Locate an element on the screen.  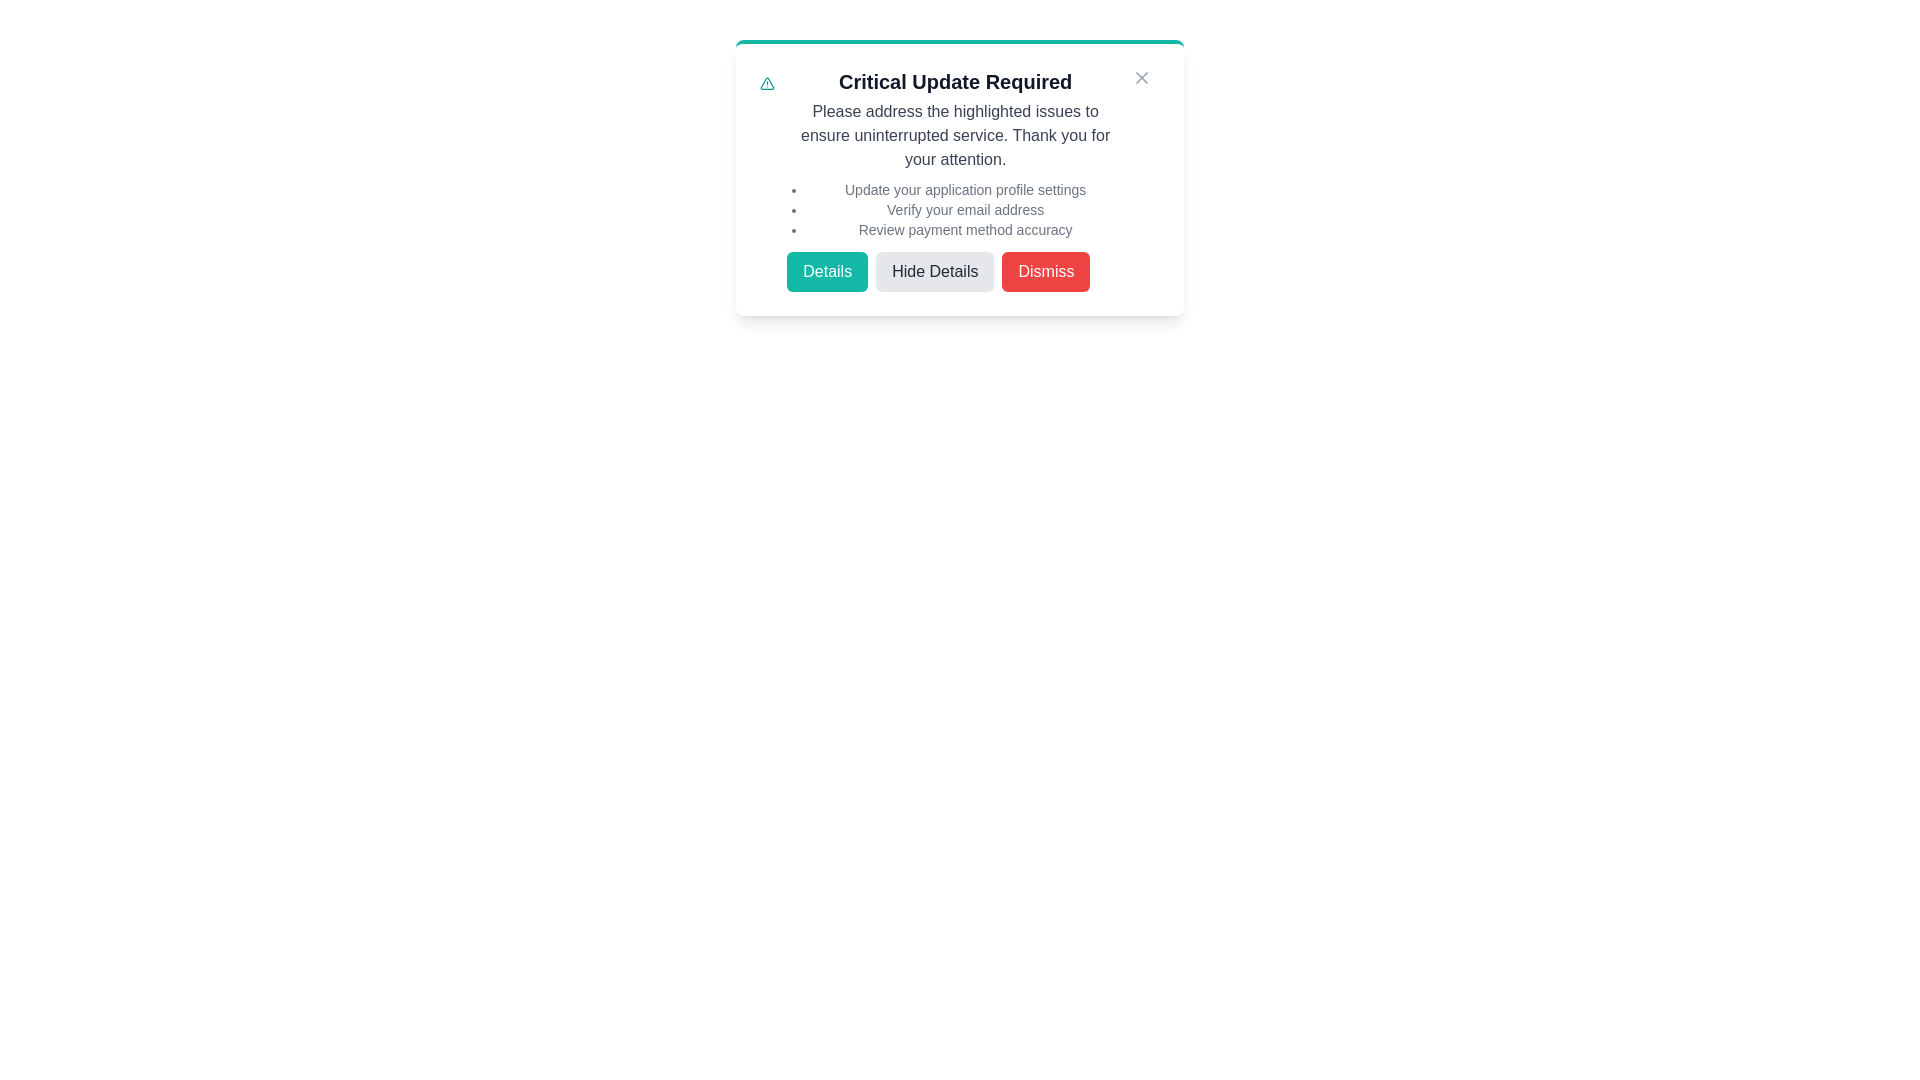
the triangular warning icon with a teal border located to the left of the 'Critical Update Required' text in the notification header is located at coordinates (766, 83).